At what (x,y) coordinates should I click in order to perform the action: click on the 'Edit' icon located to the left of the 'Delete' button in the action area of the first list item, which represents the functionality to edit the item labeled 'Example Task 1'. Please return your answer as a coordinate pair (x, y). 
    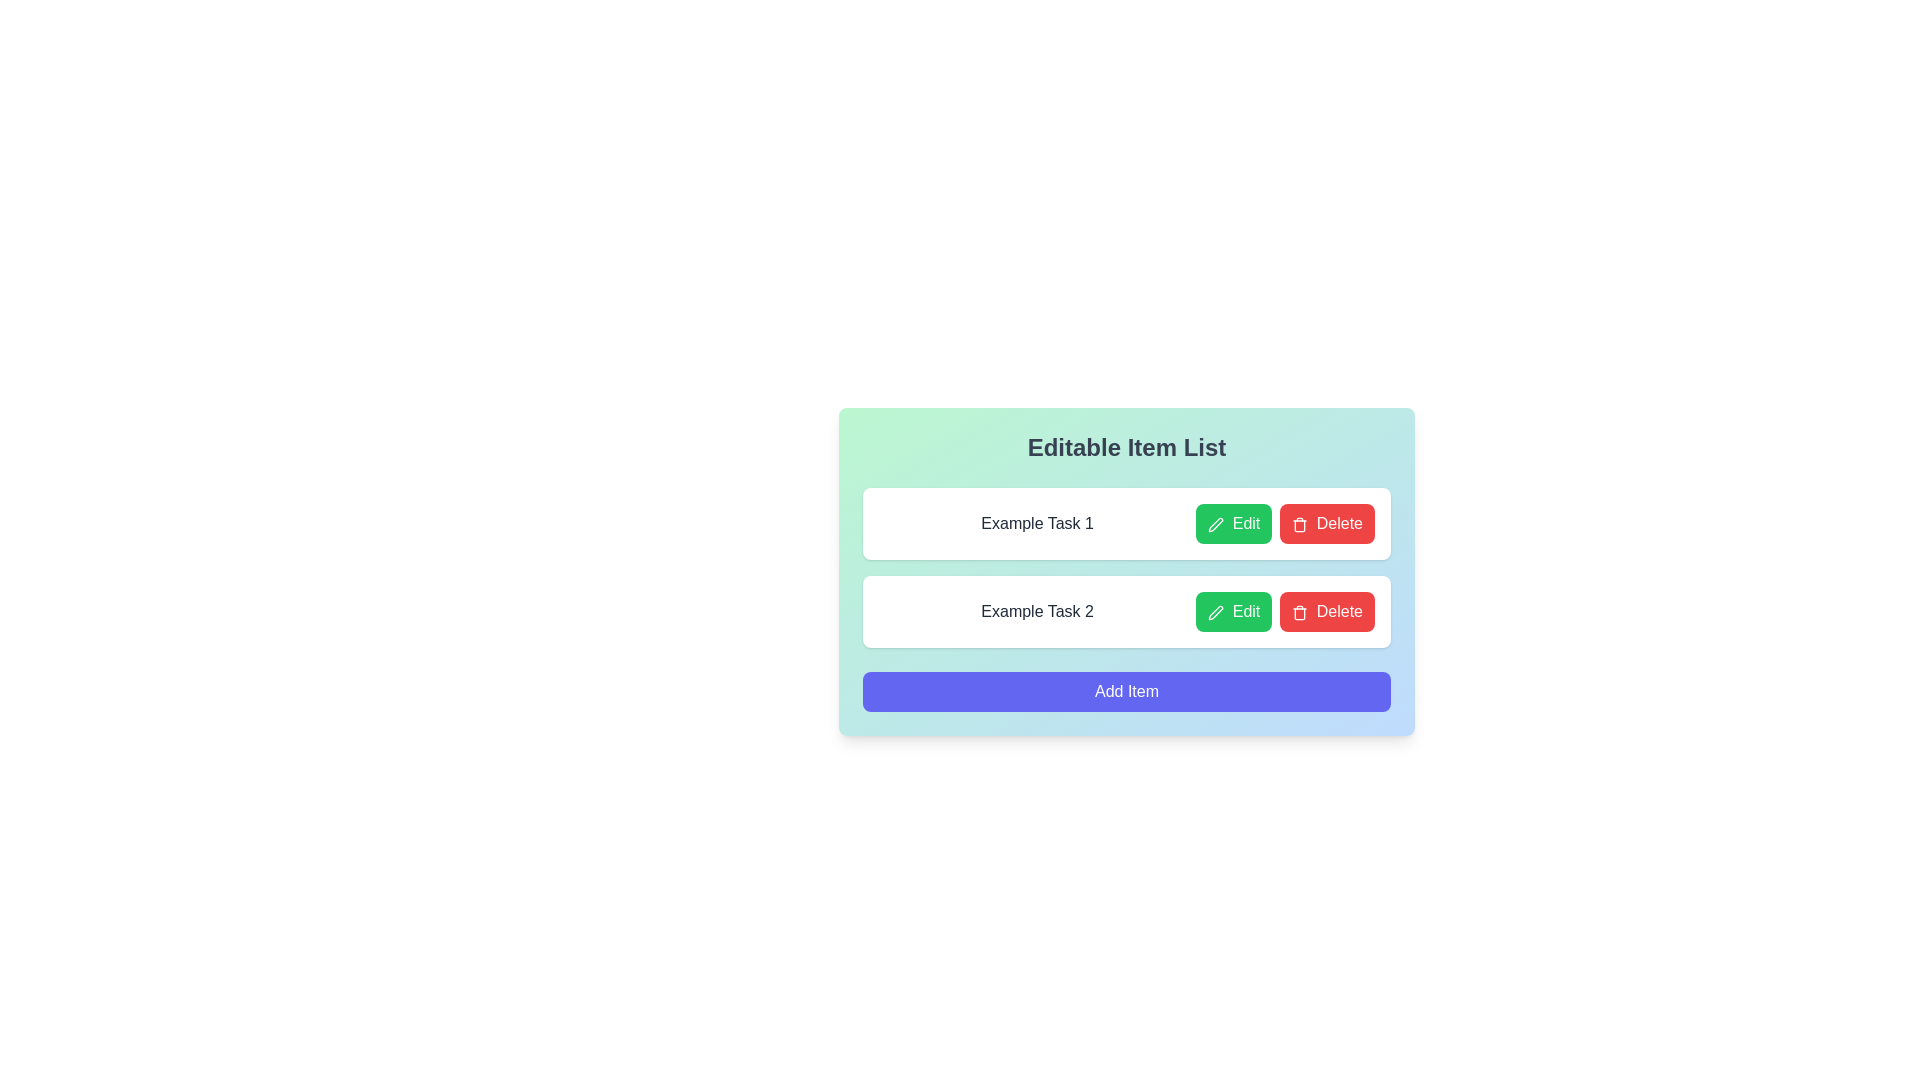
    Looking at the image, I should click on (1215, 523).